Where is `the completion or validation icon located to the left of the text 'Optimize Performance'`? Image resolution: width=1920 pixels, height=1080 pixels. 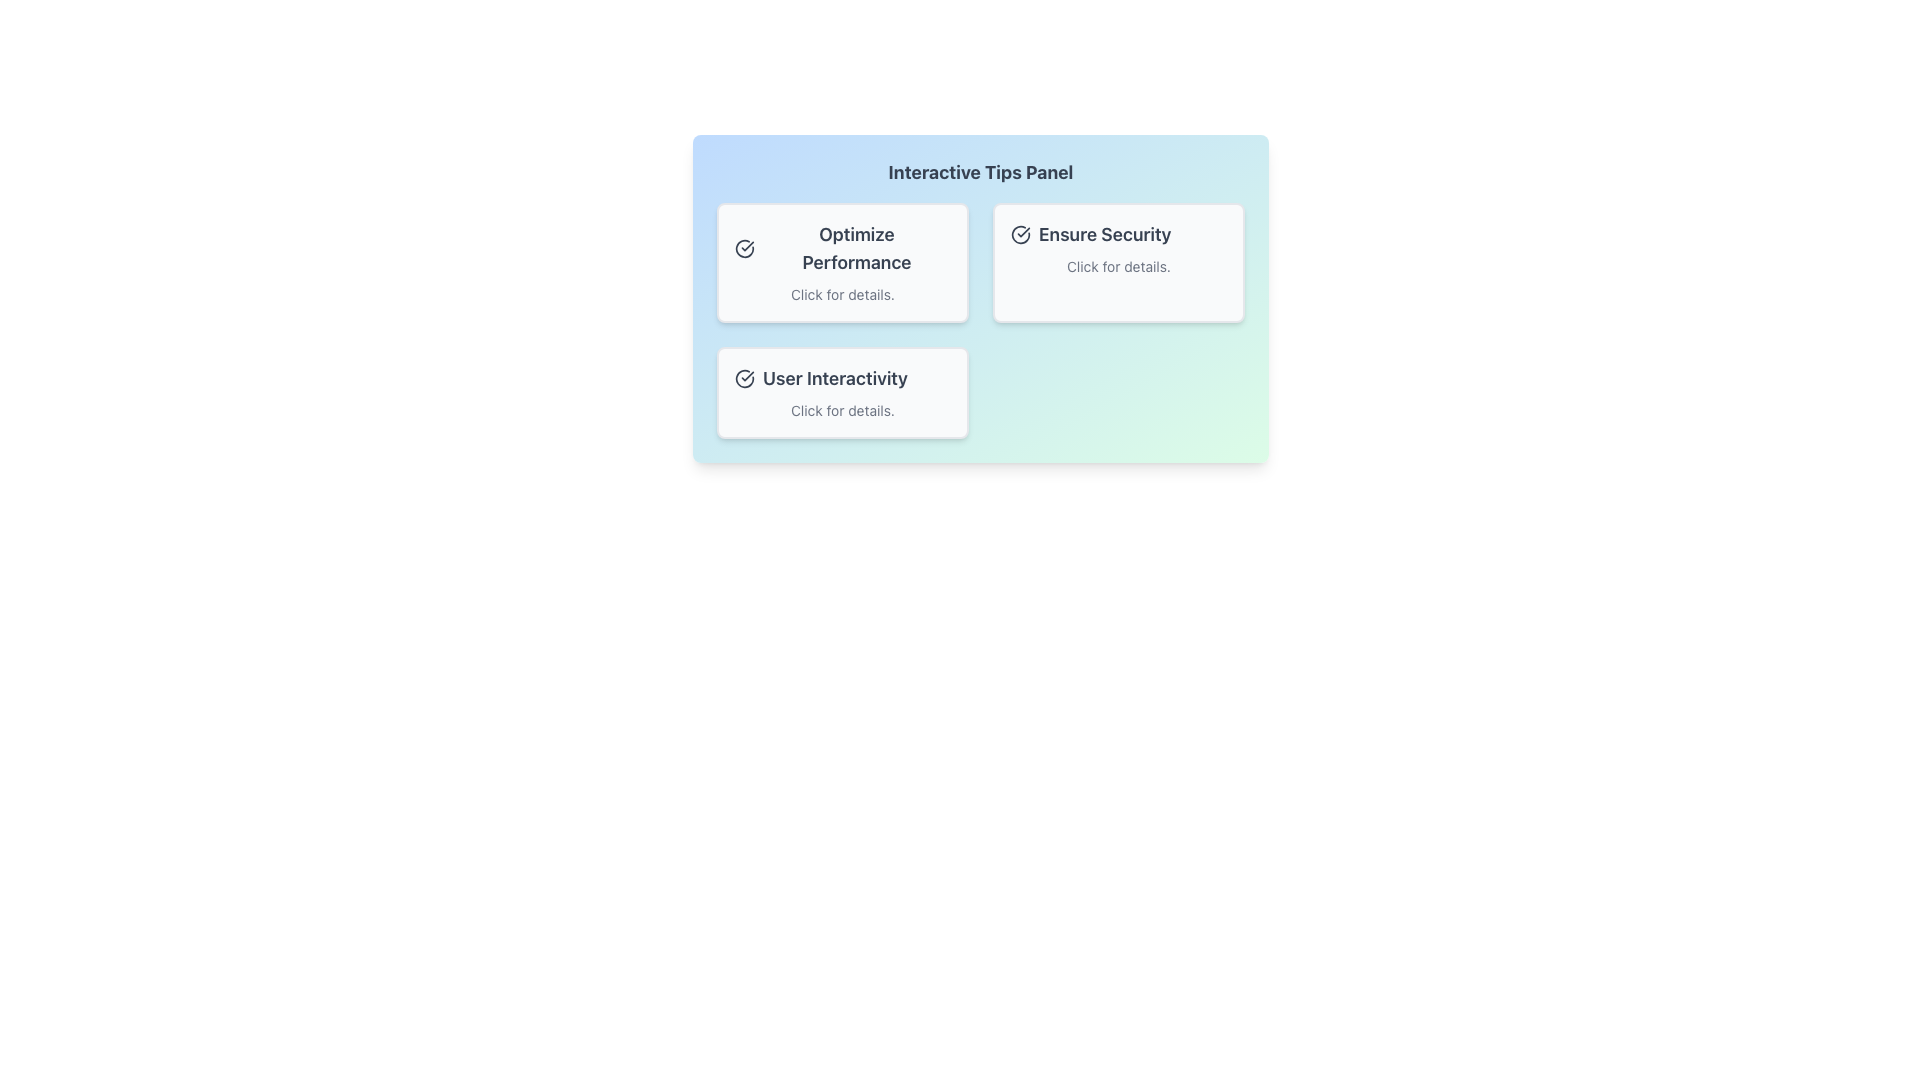 the completion or validation icon located to the left of the text 'Optimize Performance' is located at coordinates (743, 248).